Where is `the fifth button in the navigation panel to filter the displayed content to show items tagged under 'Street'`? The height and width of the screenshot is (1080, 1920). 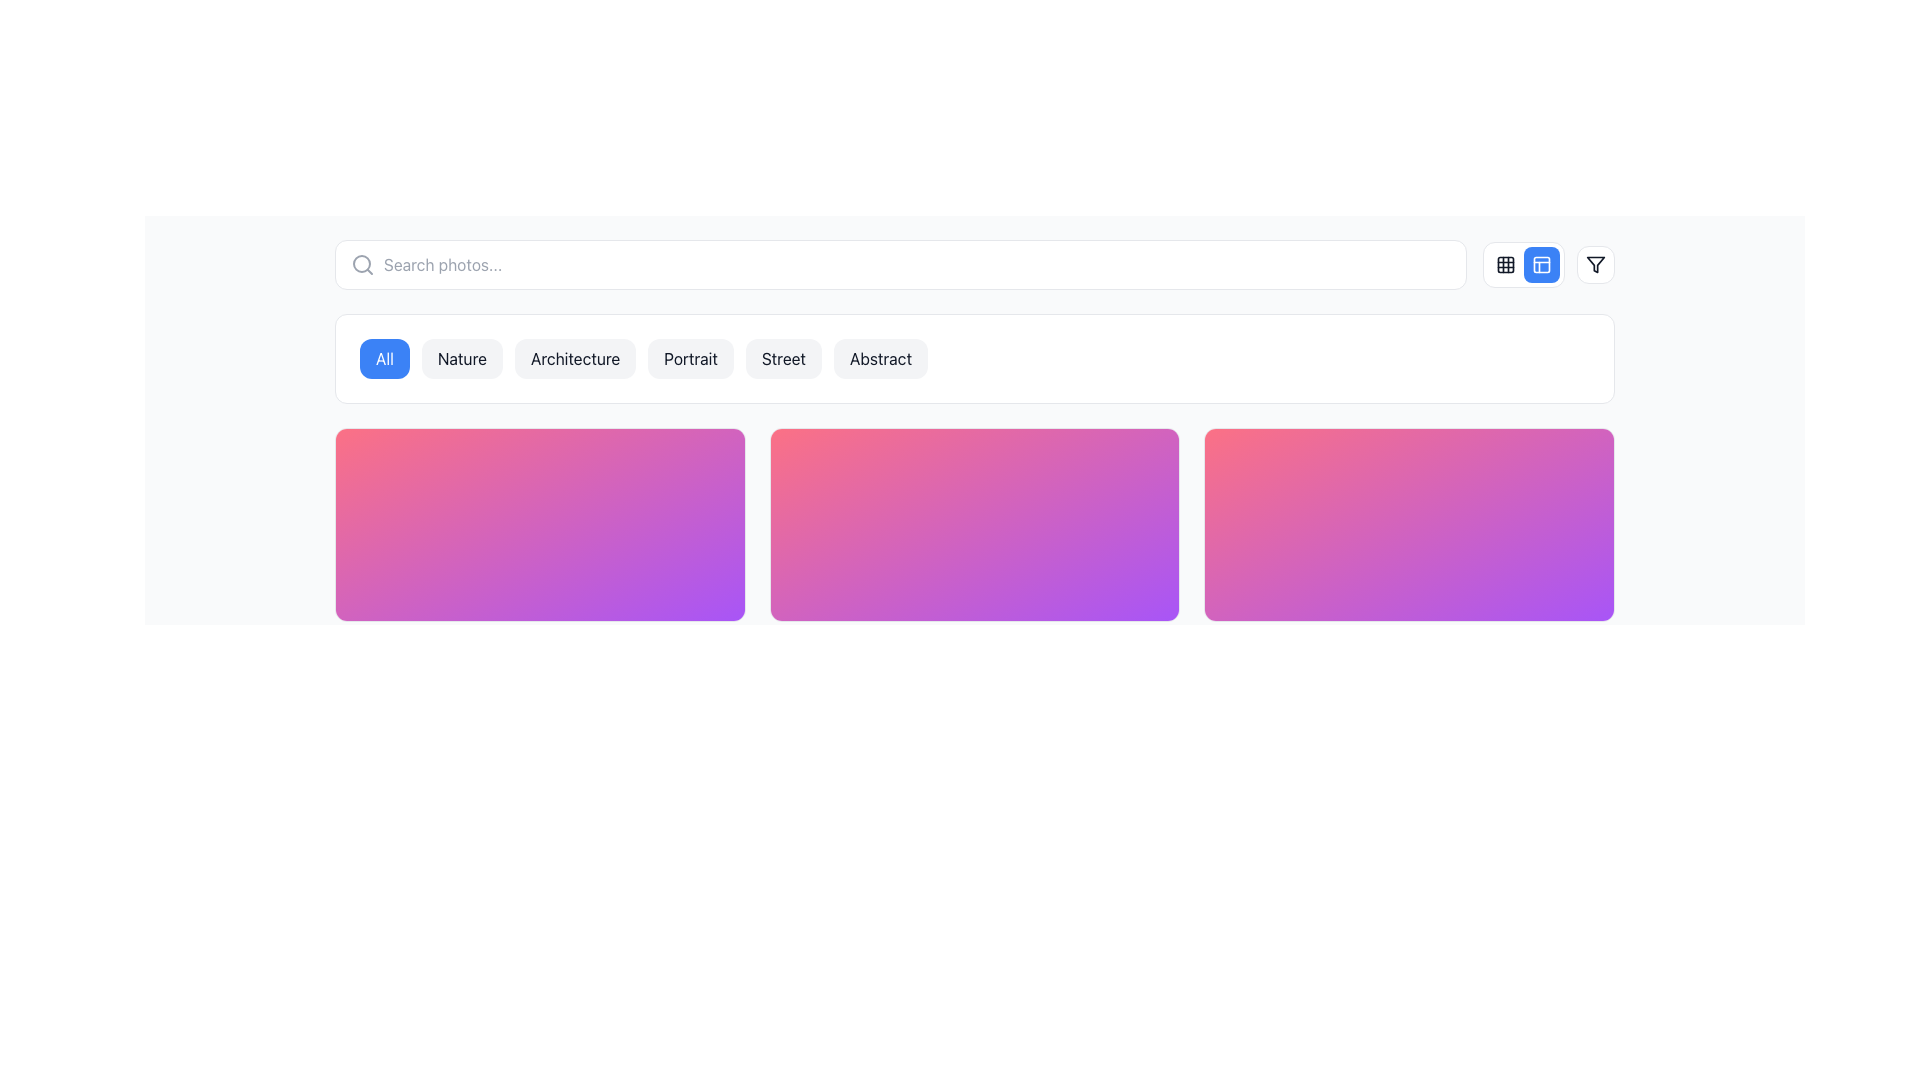
the fifth button in the navigation panel to filter the displayed content to show items tagged under 'Street' is located at coordinates (782, 357).